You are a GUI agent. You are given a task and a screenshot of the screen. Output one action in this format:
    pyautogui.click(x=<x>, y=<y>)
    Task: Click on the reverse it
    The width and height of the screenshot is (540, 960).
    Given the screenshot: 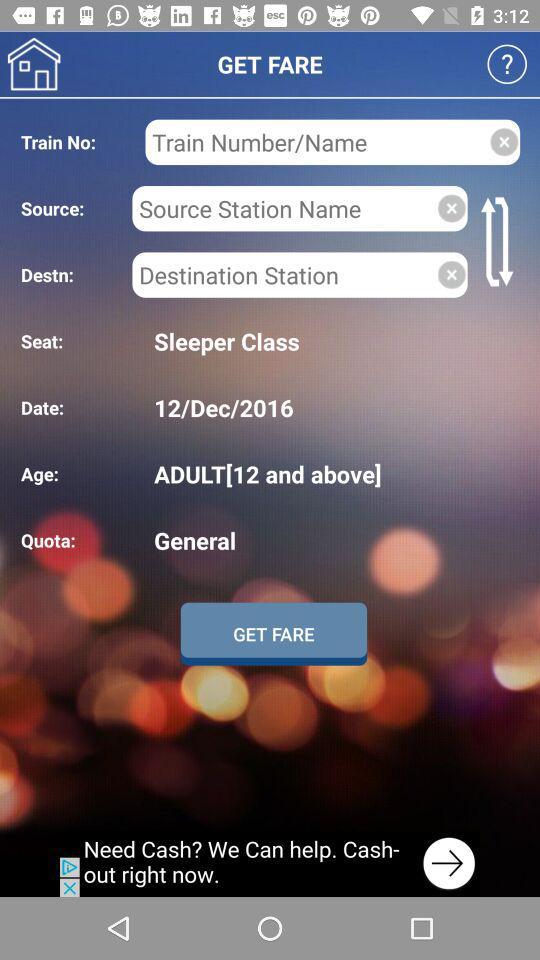 What is the action you would take?
    pyautogui.click(x=499, y=240)
    